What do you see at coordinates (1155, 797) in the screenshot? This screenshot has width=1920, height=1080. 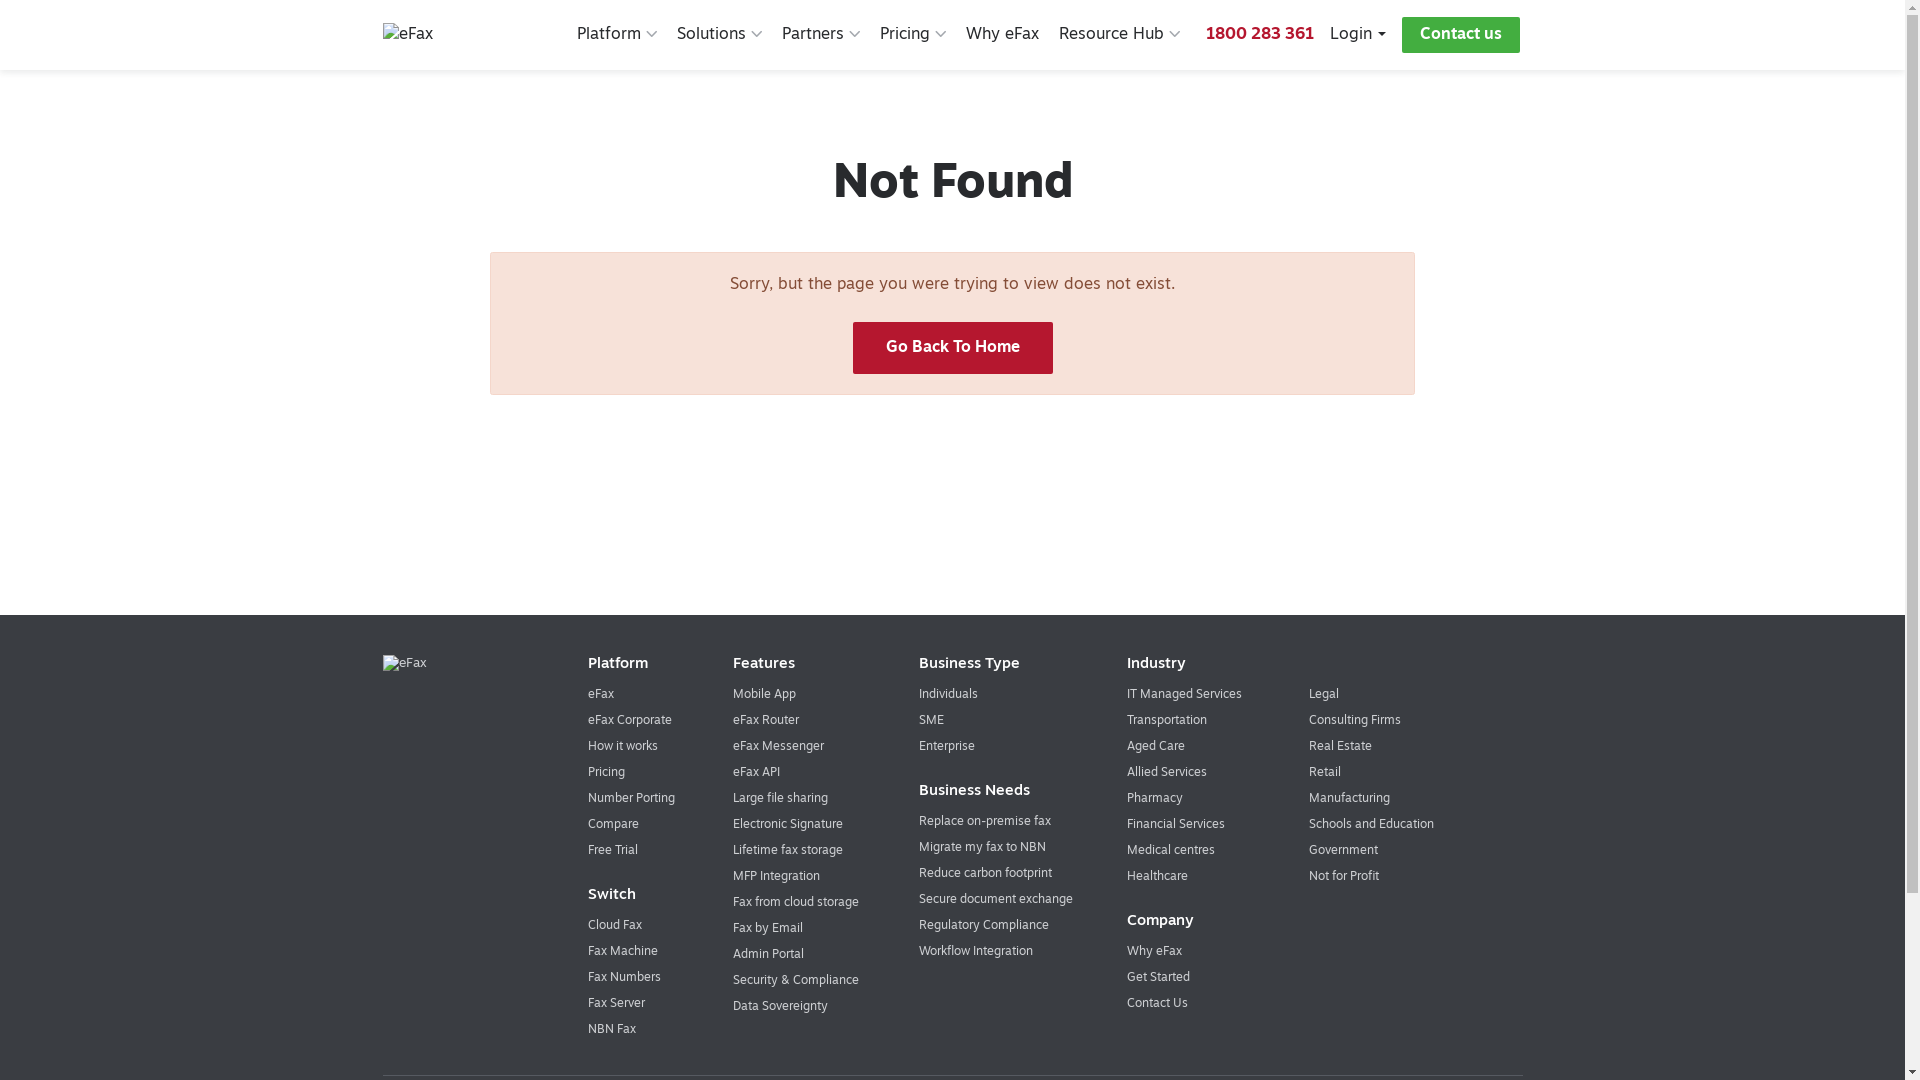 I see `'Pharmacy'` at bounding box center [1155, 797].